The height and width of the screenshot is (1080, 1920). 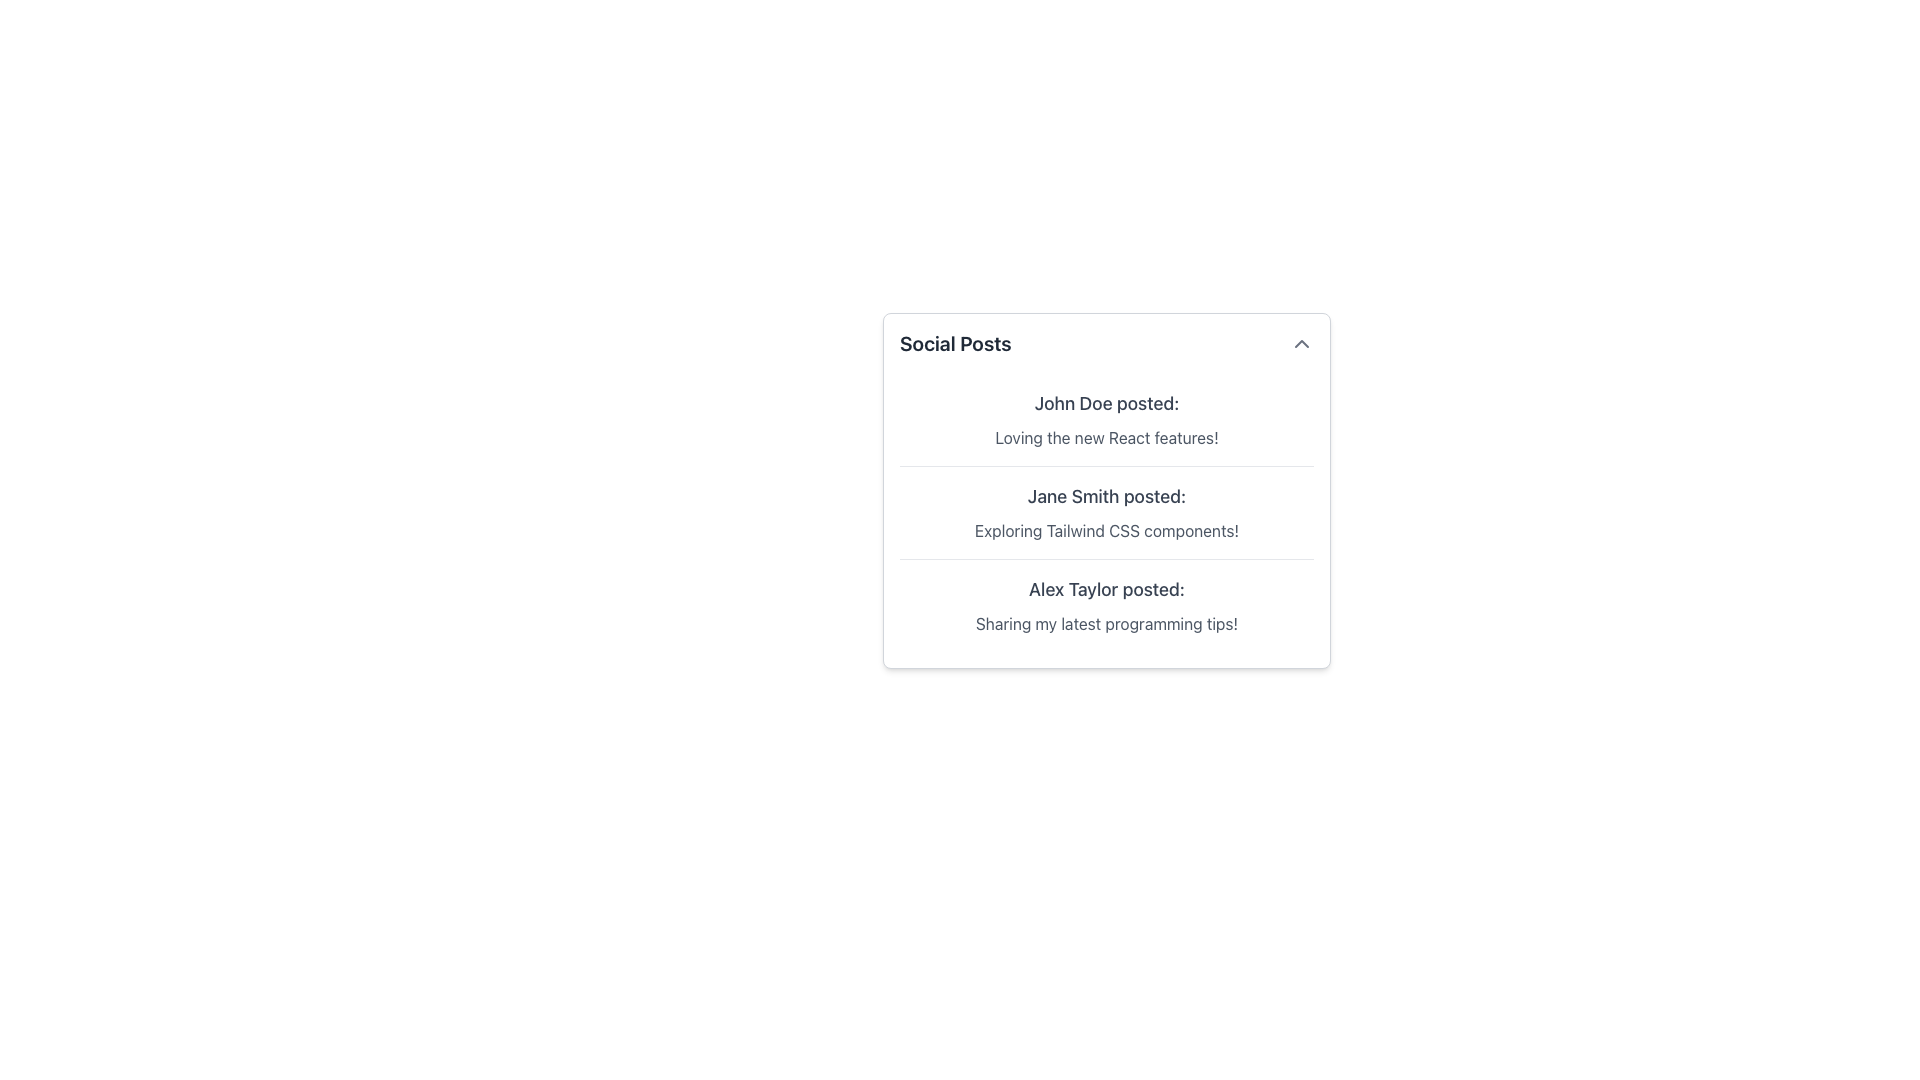 I want to click on the static text element displaying a message shared by user 'Jane Smith', which is located below the heading 'Jane Smith posted:', so click(x=1106, y=530).